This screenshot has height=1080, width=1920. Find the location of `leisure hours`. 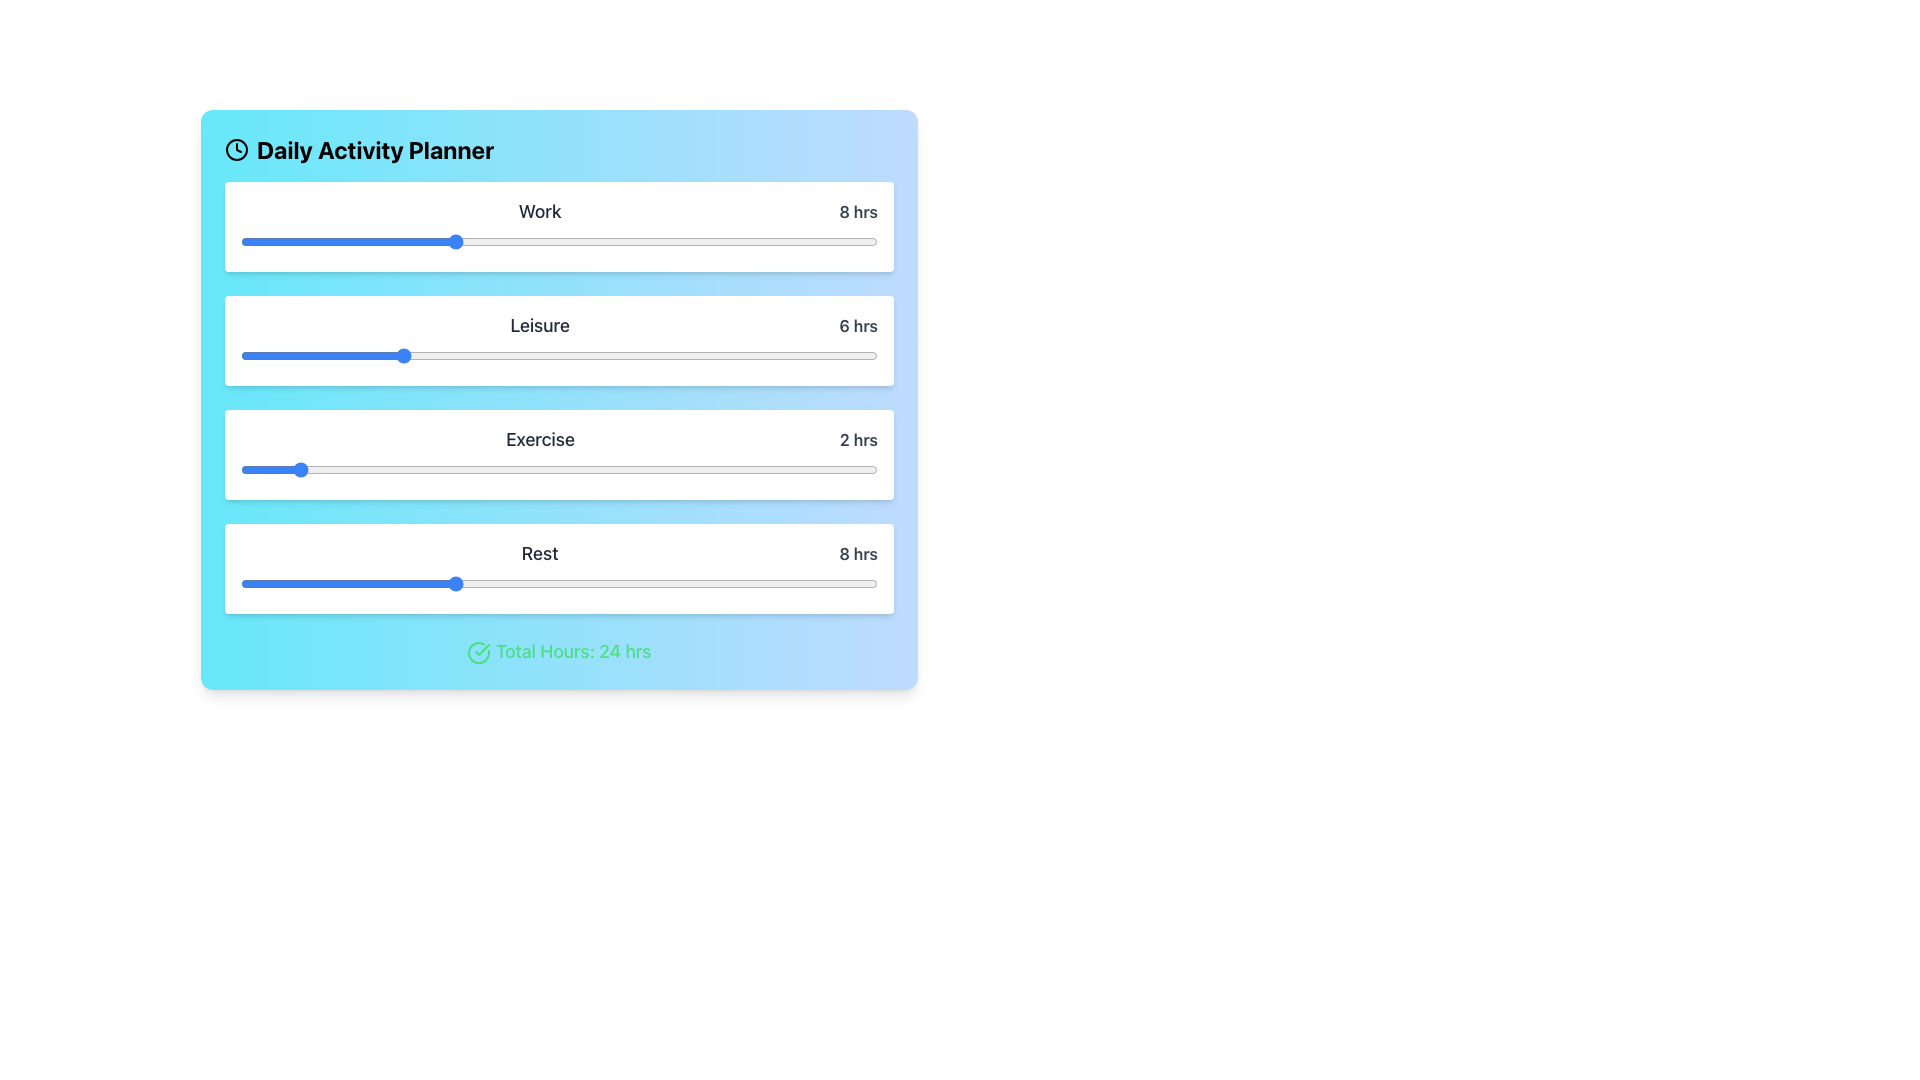

leisure hours is located at coordinates (718, 354).